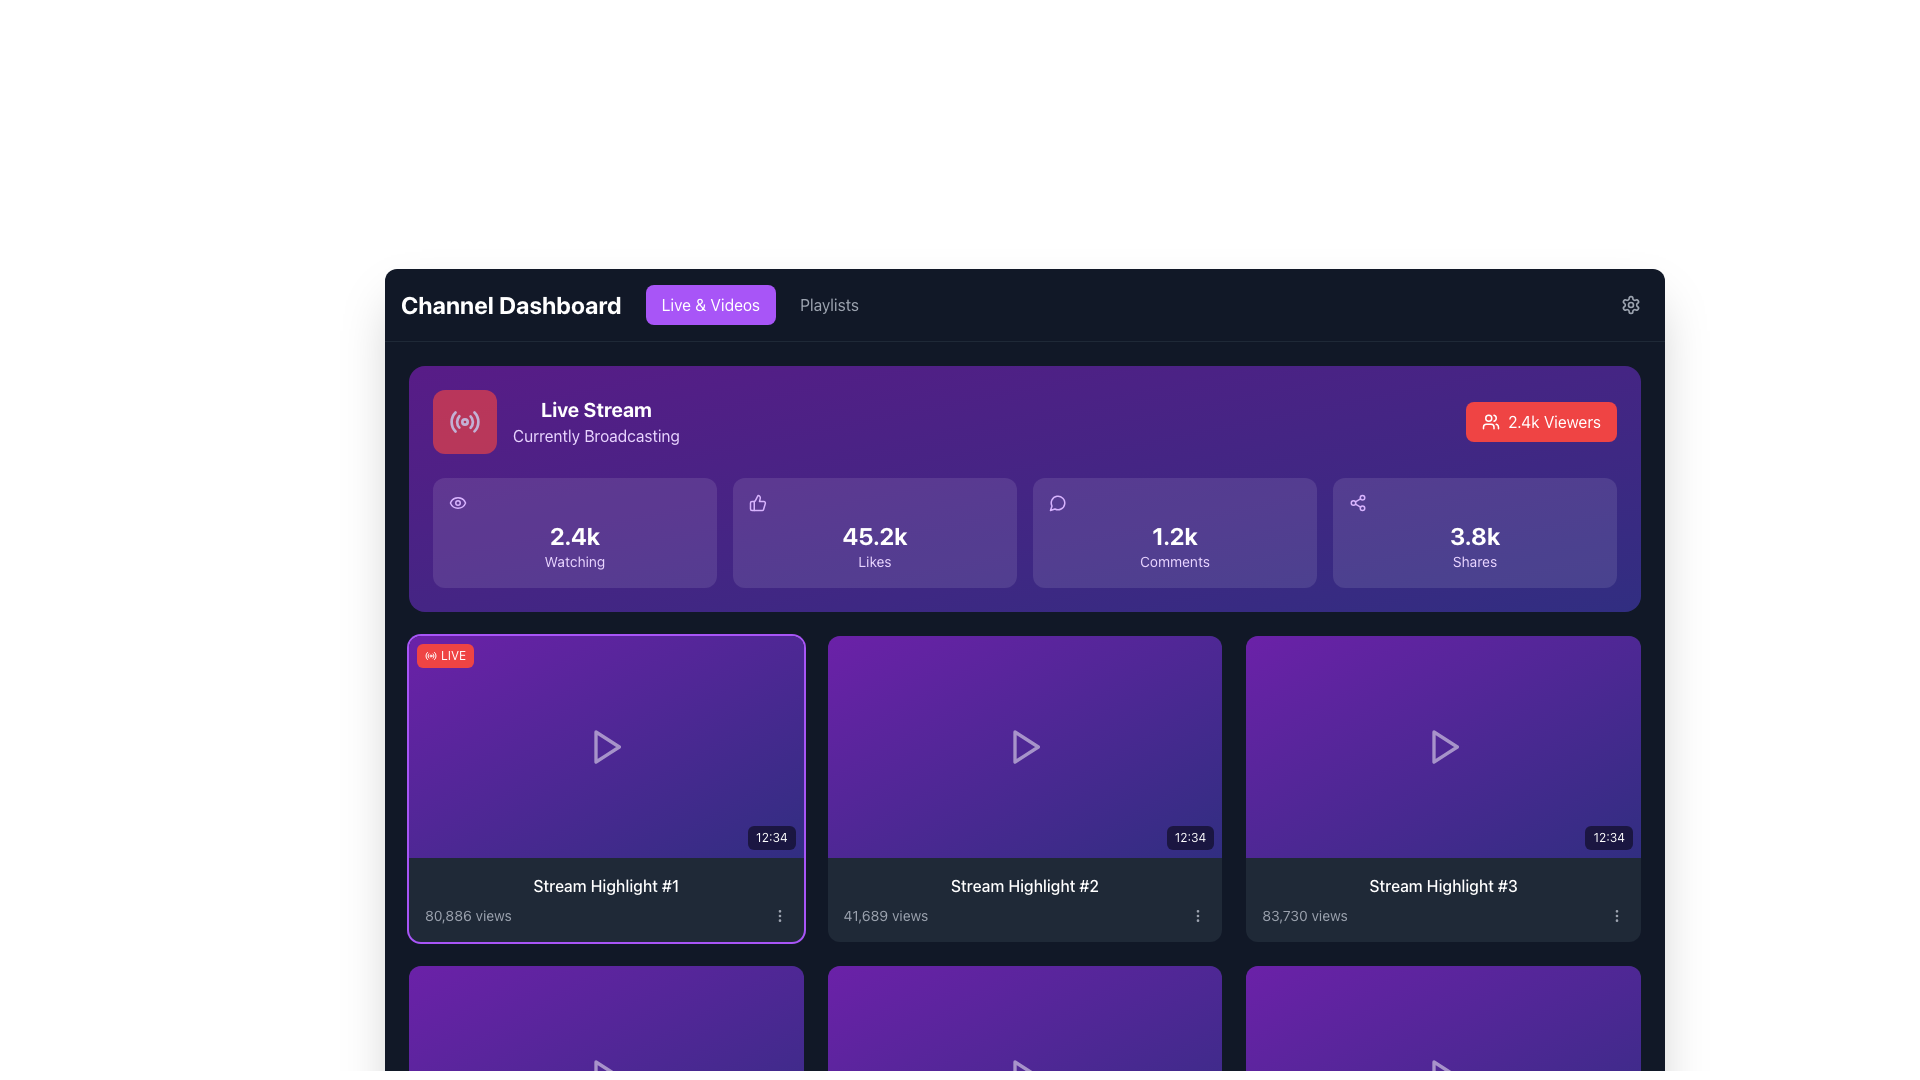  I want to click on the duration indicator label displaying '12:34' in white text on a semi-transparent black background, located at the bottom-right corner of the third tile in the grid layout, so click(1609, 837).